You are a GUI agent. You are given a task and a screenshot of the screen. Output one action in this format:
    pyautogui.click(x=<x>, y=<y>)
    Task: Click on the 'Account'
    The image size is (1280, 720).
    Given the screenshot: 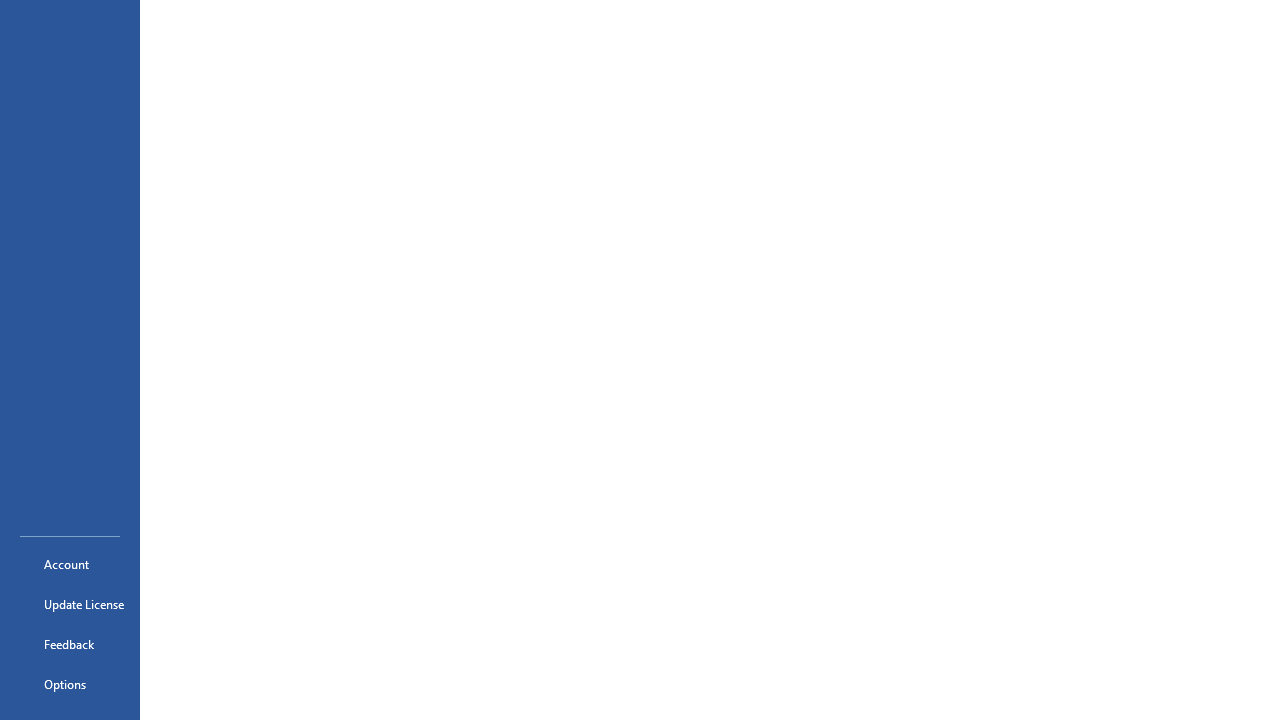 What is the action you would take?
    pyautogui.click(x=69, y=564)
    